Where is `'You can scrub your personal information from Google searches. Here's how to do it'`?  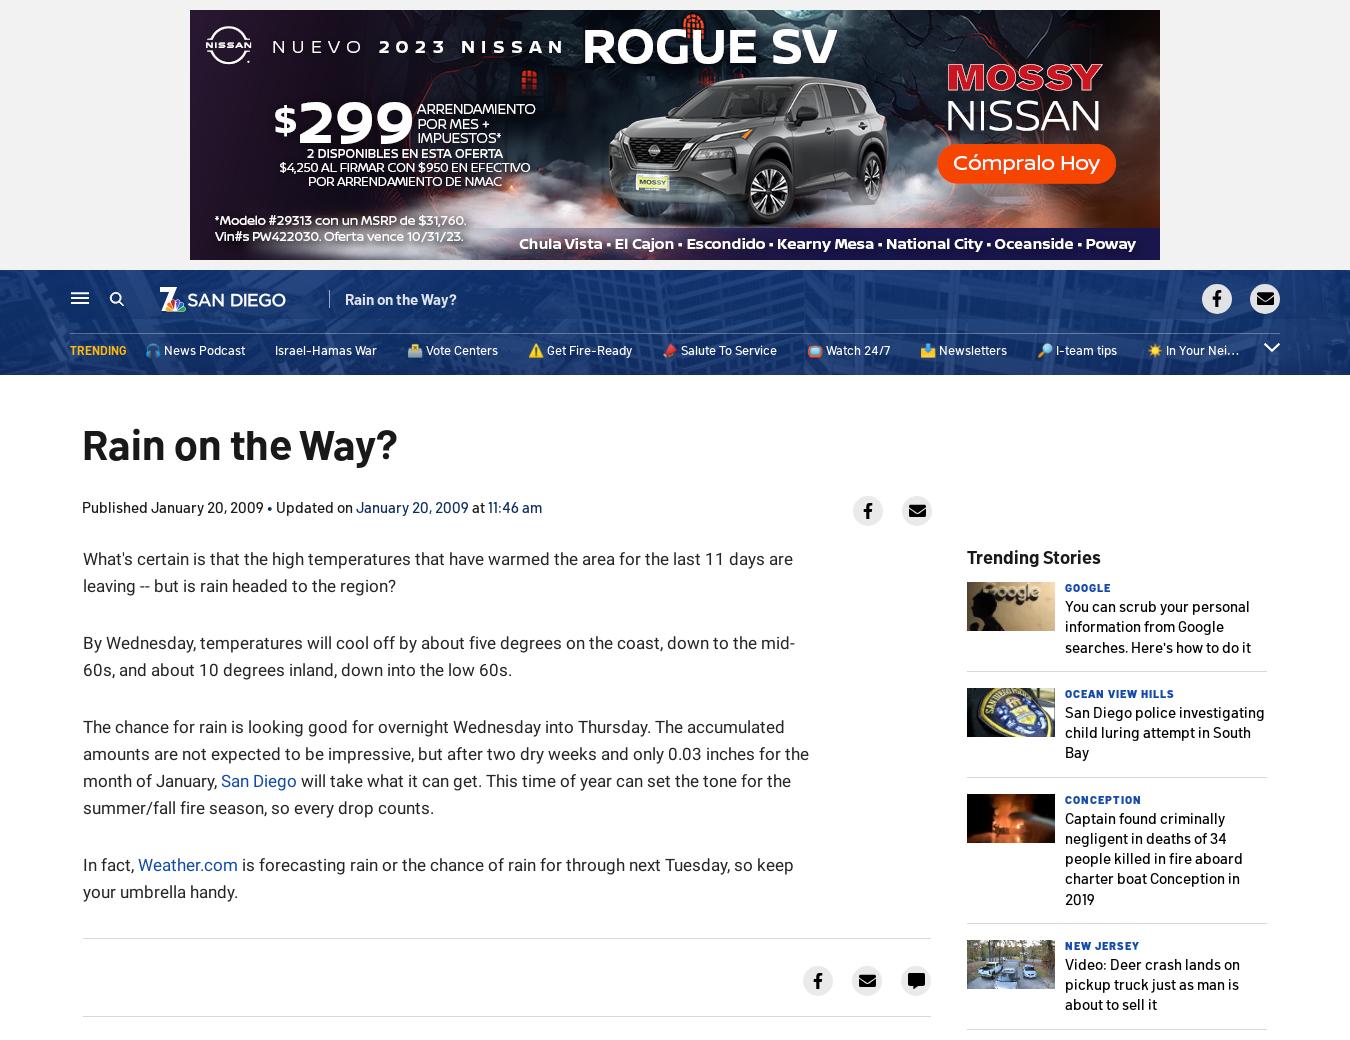
'You can scrub your personal information from Google searches. Here's how to do it' is located at coordinates (1065, 624).